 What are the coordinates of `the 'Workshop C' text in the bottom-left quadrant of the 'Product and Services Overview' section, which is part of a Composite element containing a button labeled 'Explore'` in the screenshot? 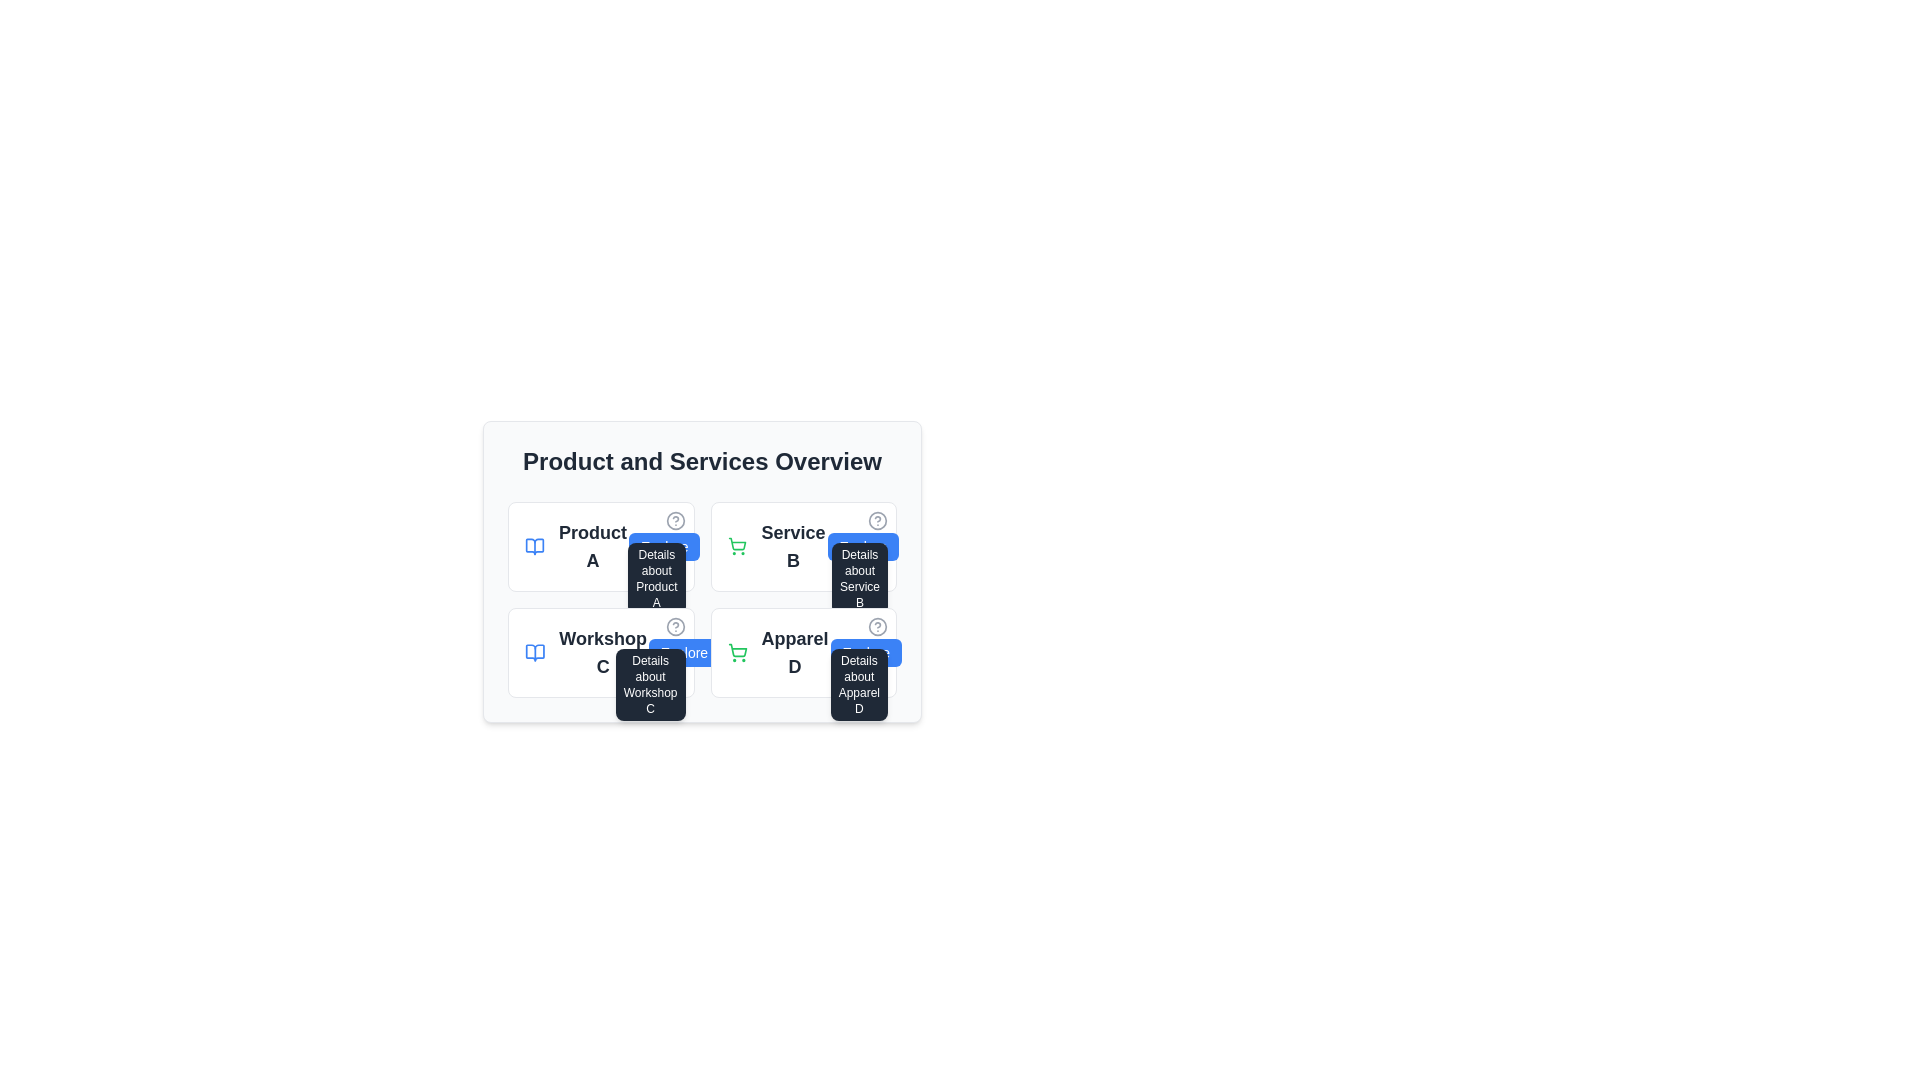 It's located at (600, 652).